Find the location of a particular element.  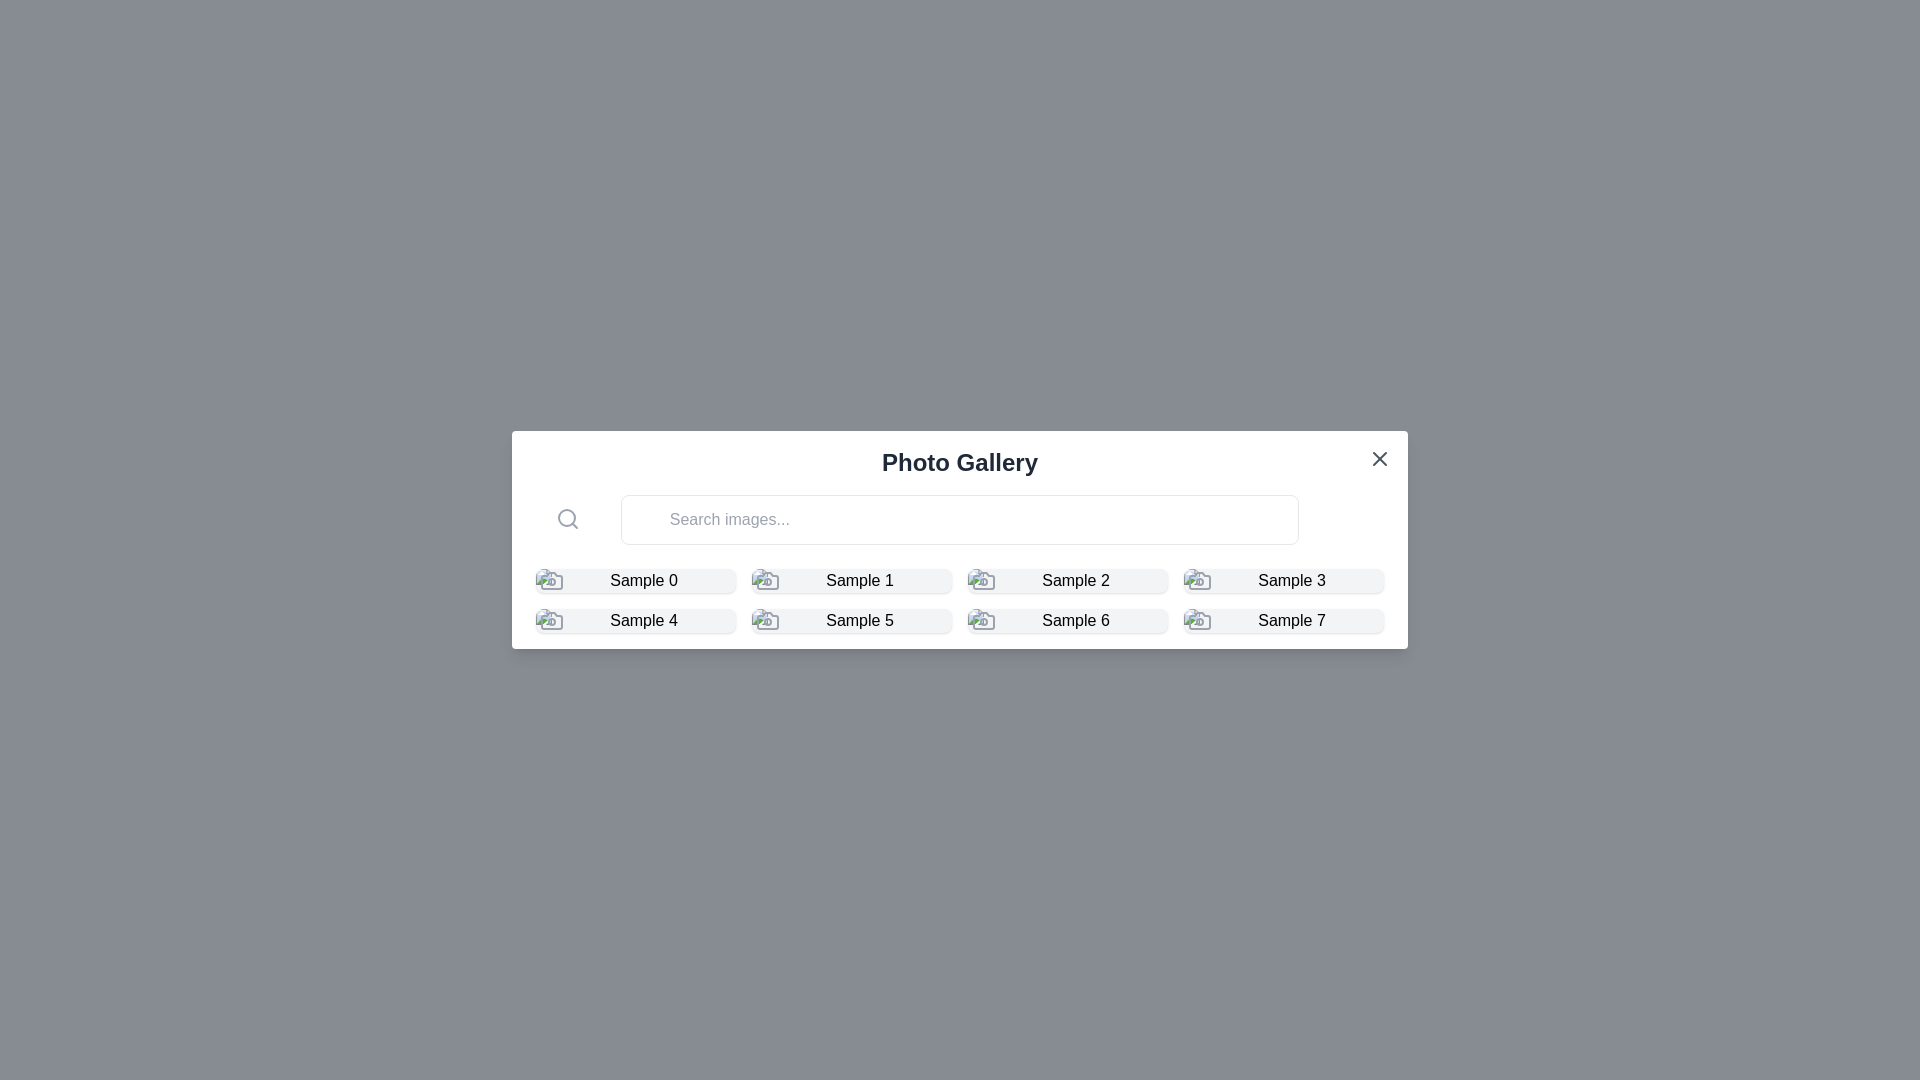

the search bar input field located below the 'Photo Gallery' title to focus the input field is located at coordinates (960, 519).